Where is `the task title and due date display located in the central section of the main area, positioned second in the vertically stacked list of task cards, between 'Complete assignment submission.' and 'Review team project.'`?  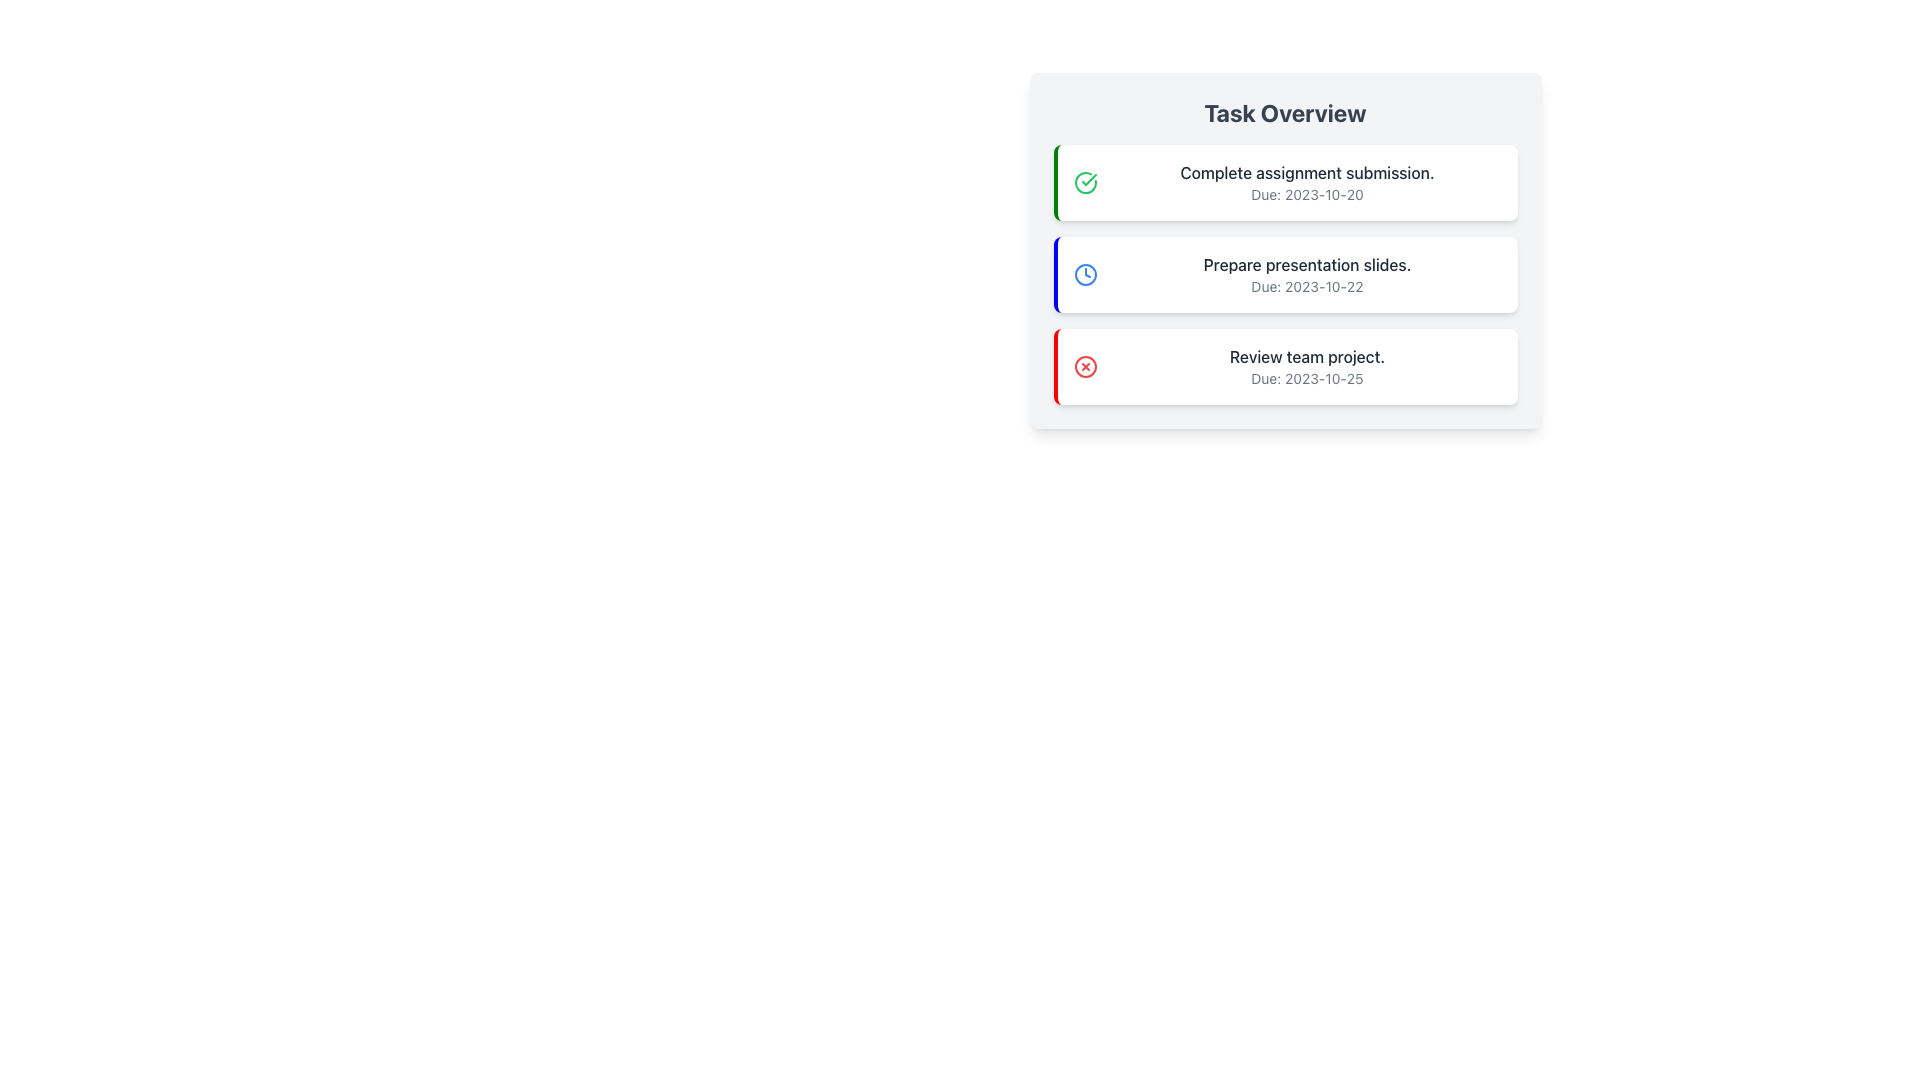 the task title and due date display located in the central section of the main area, positioned second in the vertically stacked list of task cards, between 'Complete assignment submission.' and 'Review team project.' is located at coordinates (1307, 274).